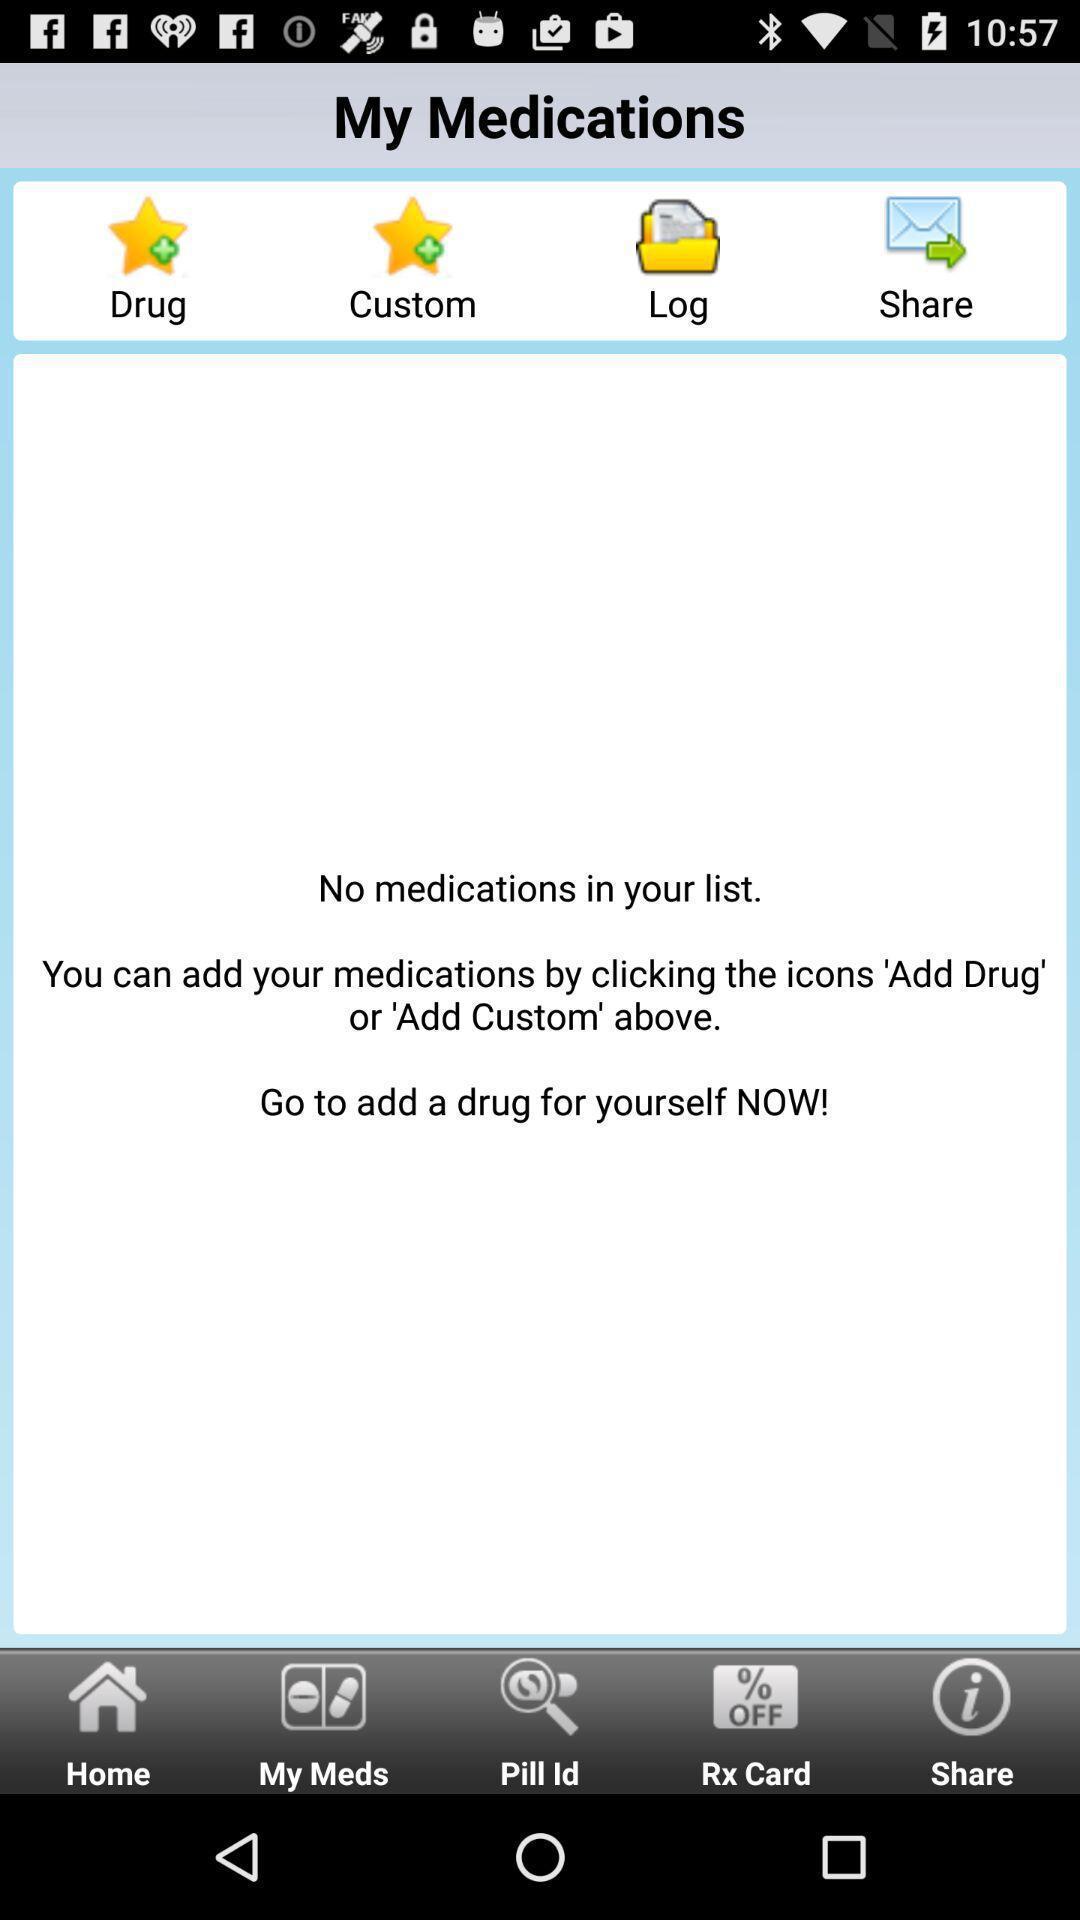 This screenshot has width=1080, height=1920. Describe the element at coordinates (677, 259) in the screenshot. I see `item next to share` at that location.